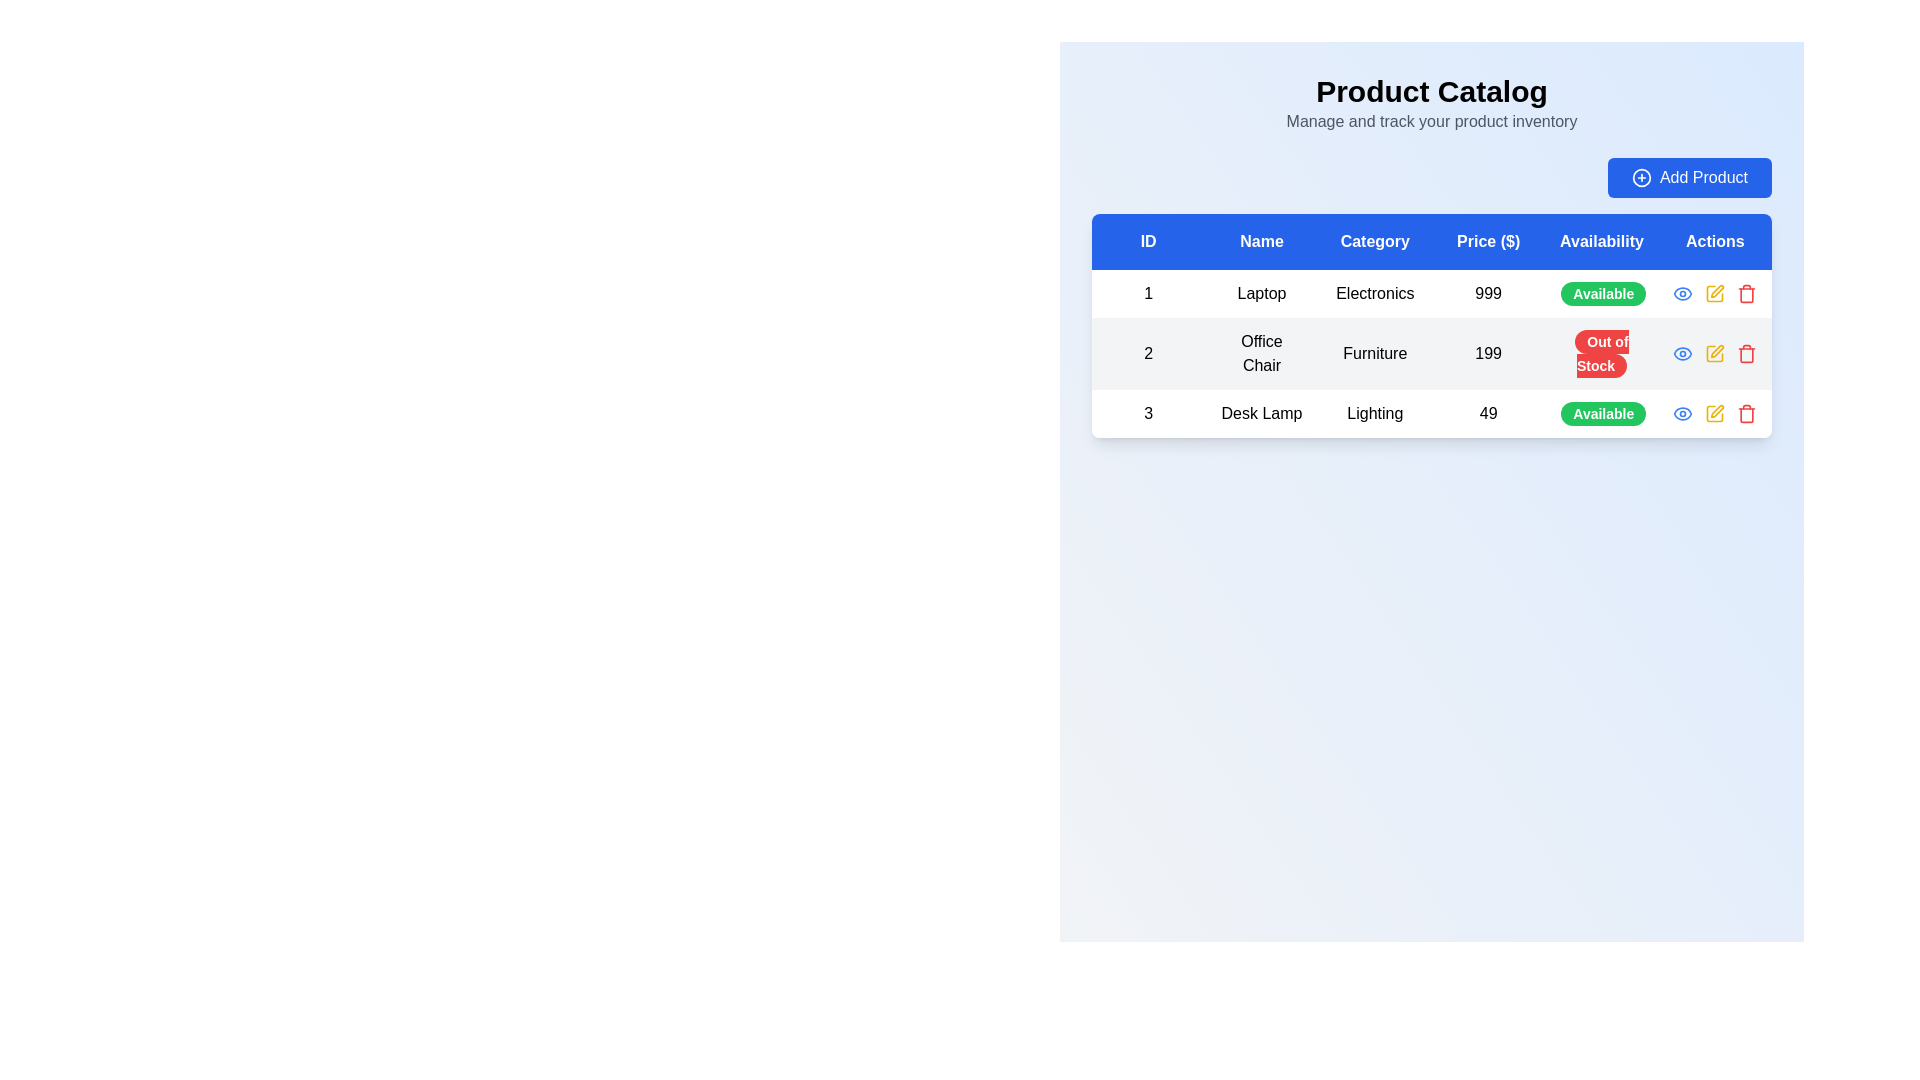 The width and height of the screenshot is (1920, 1080). What do you see at coordinates (1374, 293) in the screenshot?
I see `the text displayed in the 'Category' column of the first row, which is associated with the entry for 'Laptop'` at bounding box center [1374, 293].